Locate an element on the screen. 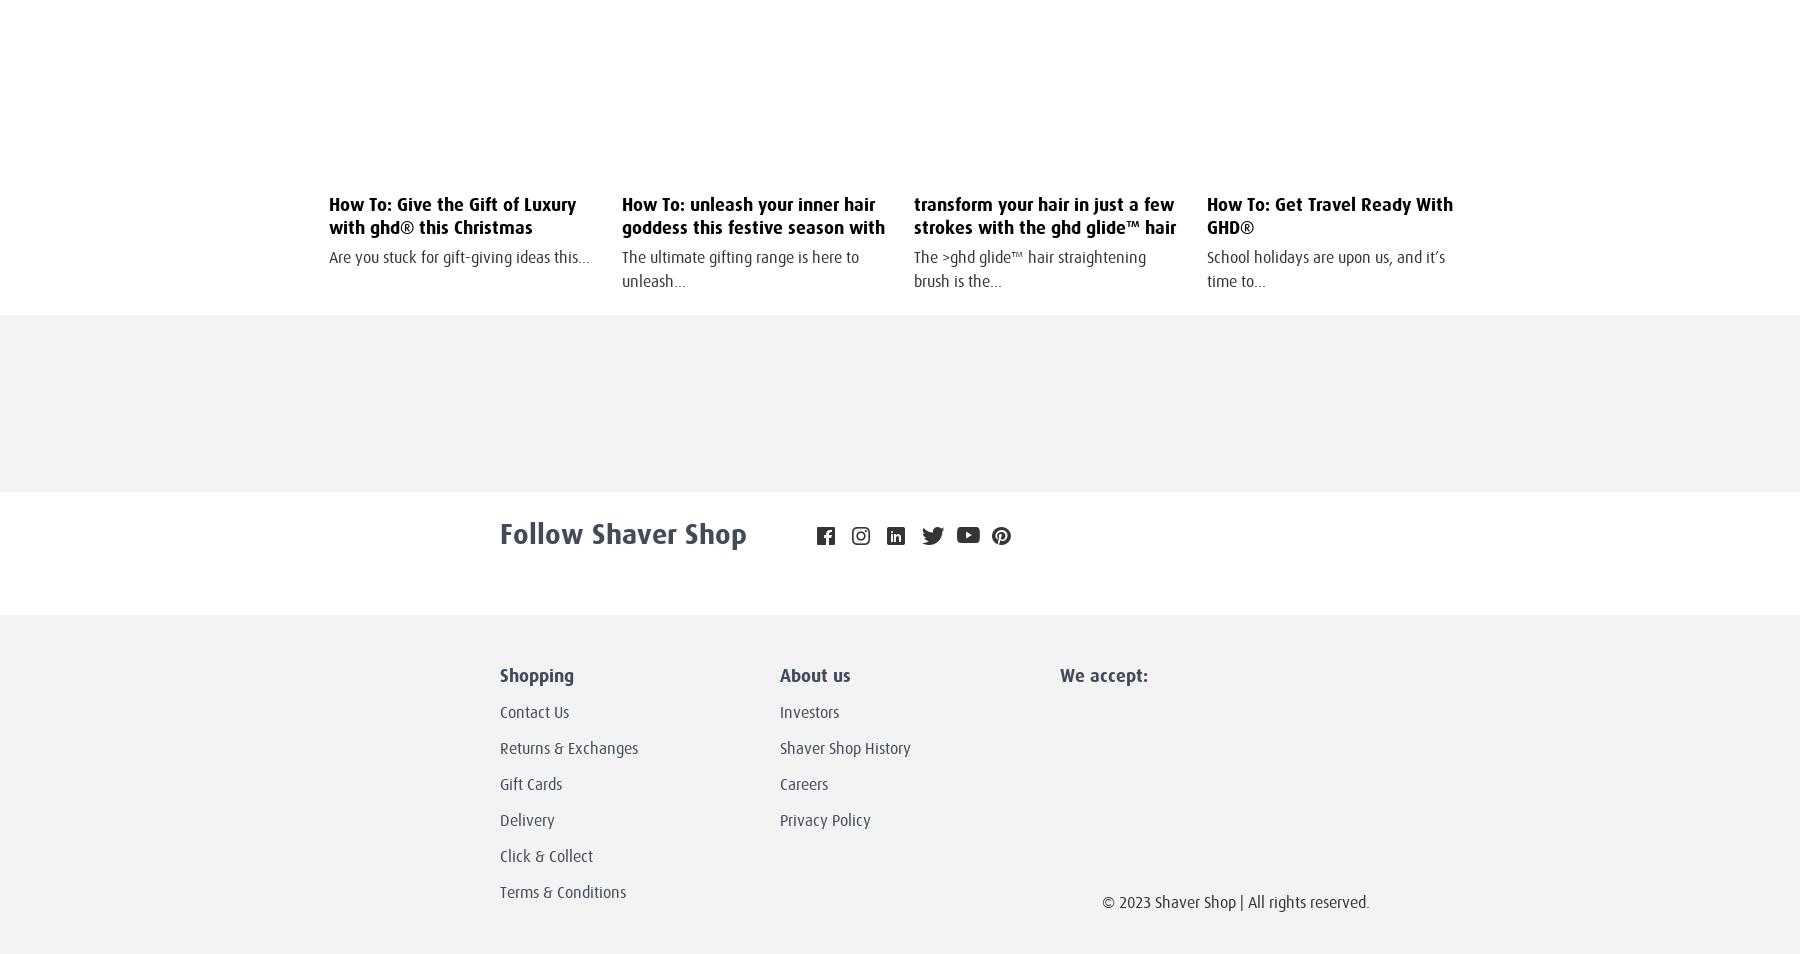  'The  >ghd glide™ hair straightening brush is the...' is located at coordinates (1029, 269).